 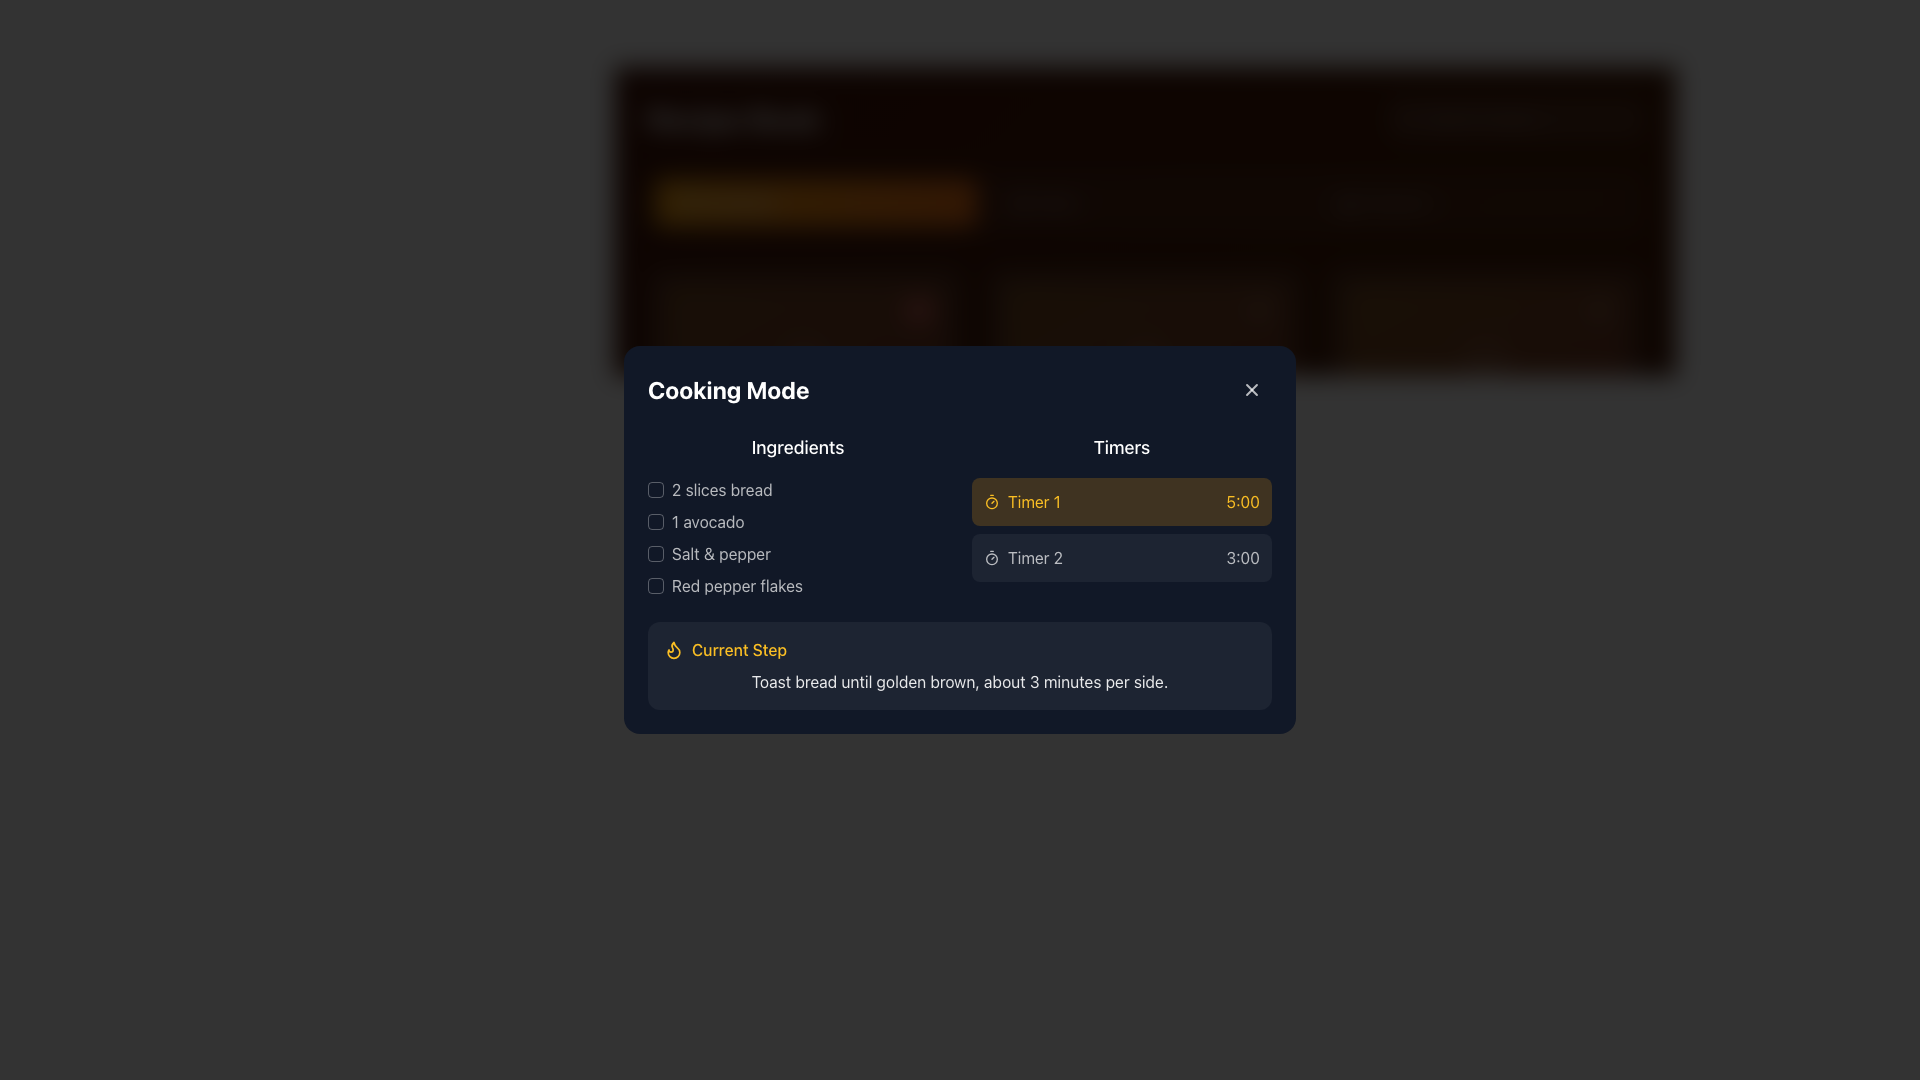 What do you see at coordinates (1199, 472) in the screenshot?
I see `the yellow star icon located in the 'Timers' section next to 'Timer 1' and its time '5:00'` at bounding box center [1199, 472].